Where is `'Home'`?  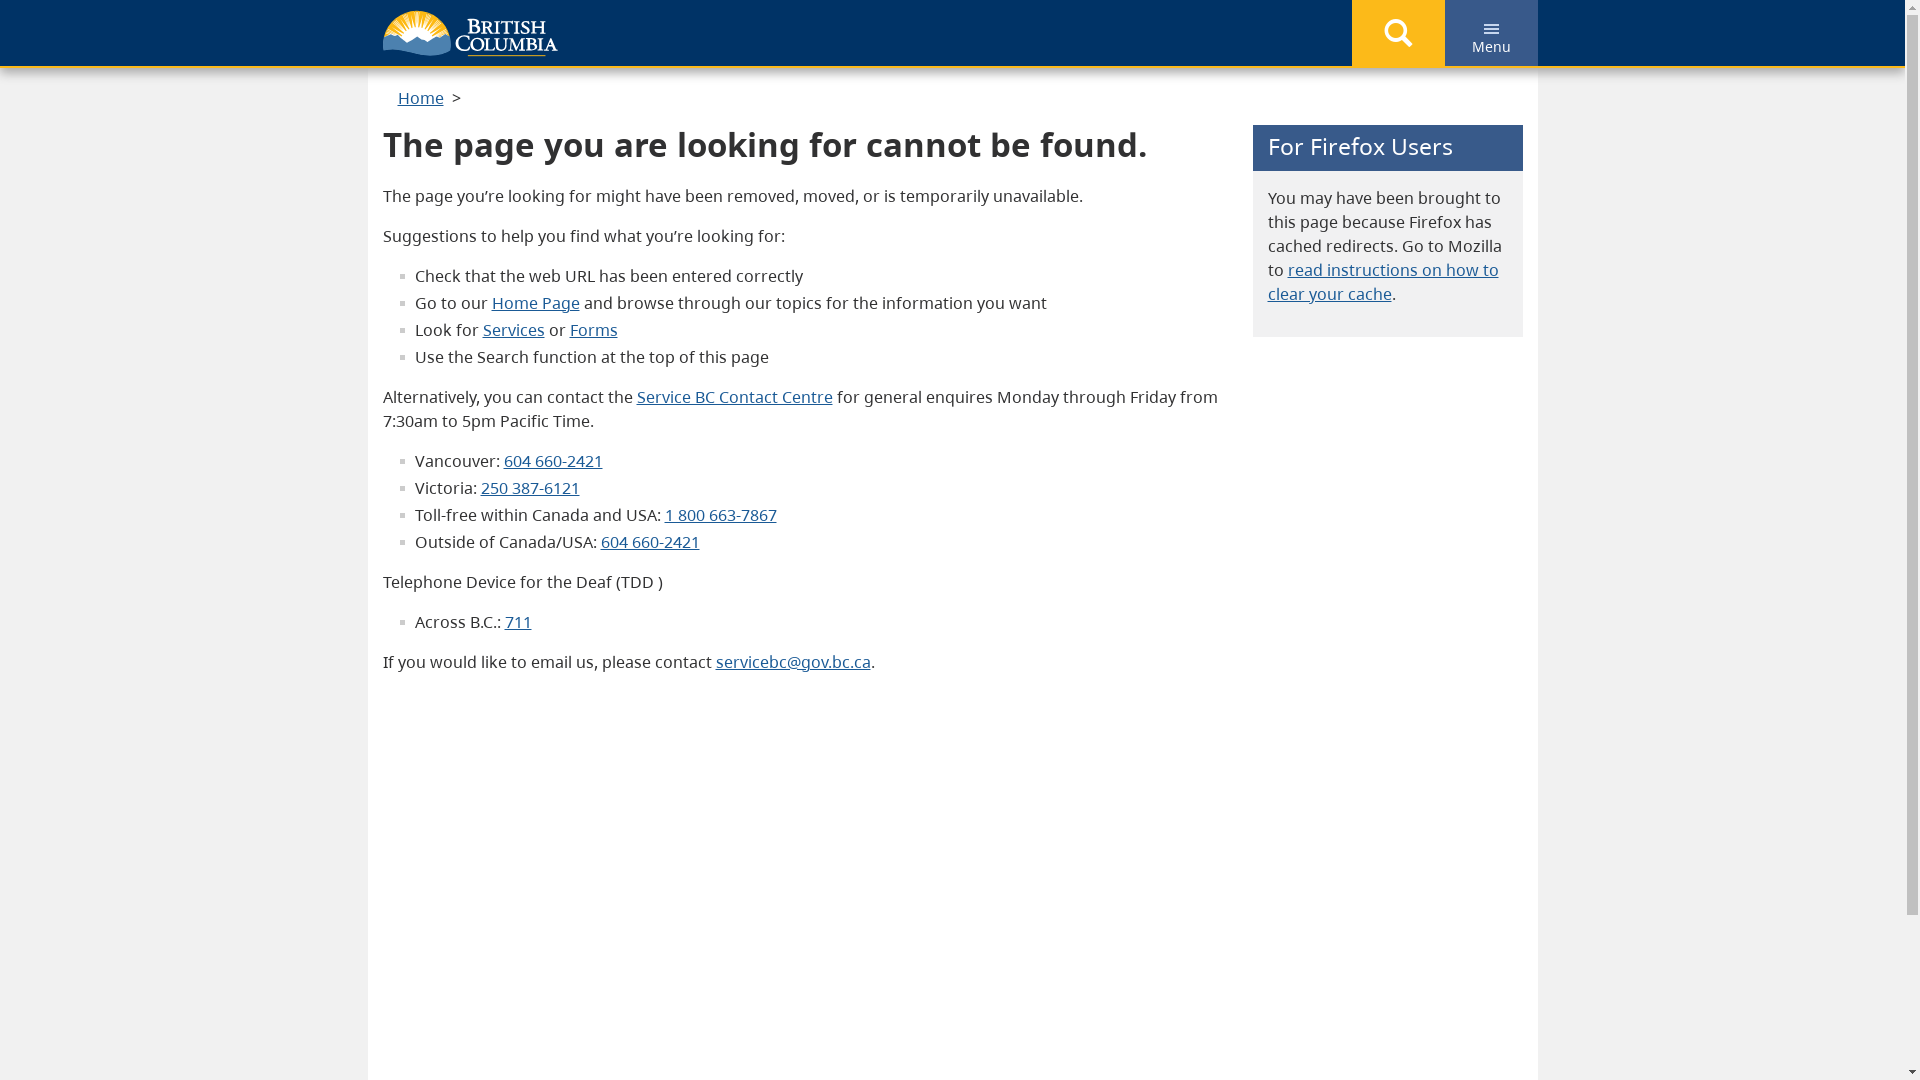 'Home' is located at coordinates (420, 97).